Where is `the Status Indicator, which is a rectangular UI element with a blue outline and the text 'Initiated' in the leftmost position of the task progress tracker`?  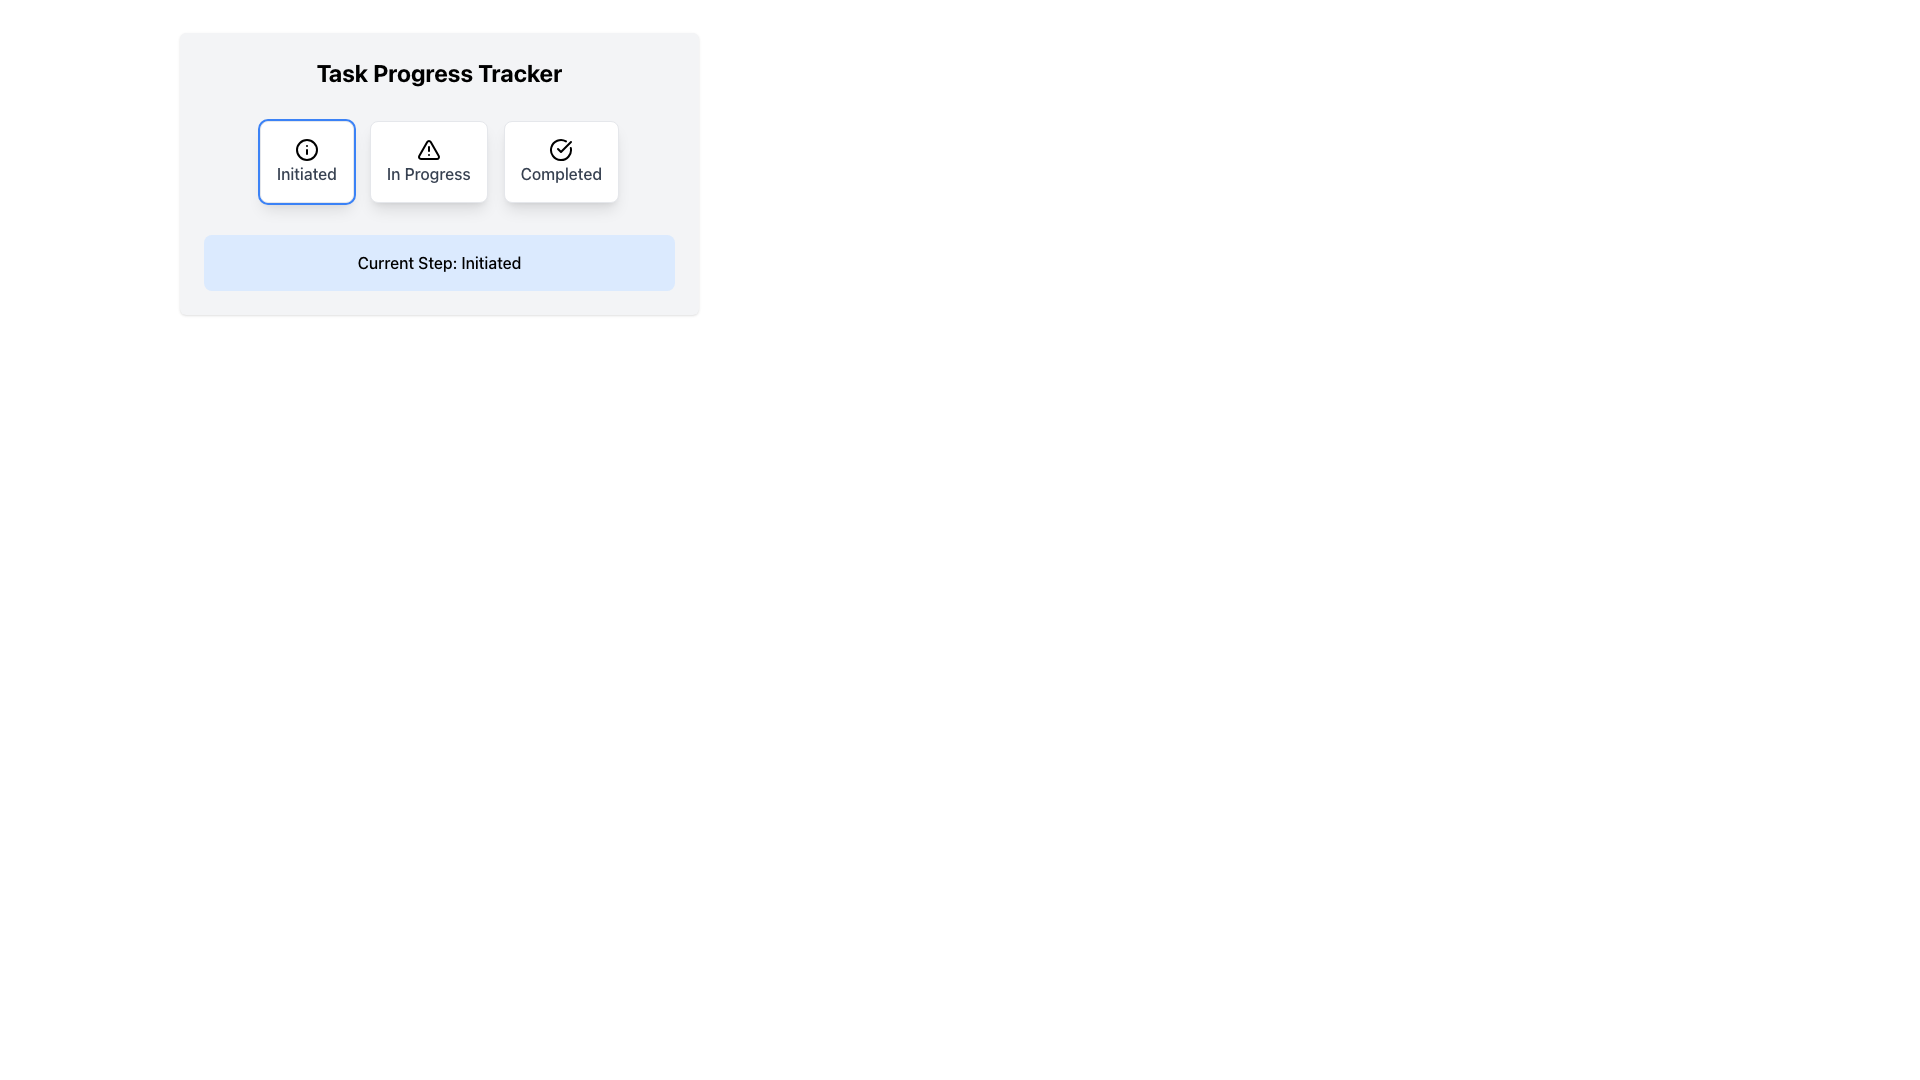
the Status Indicator, which is a rectangular UI element with a blue outline and the text 'Initiated' in the leftmost position of the task progress tracker is located at coordinates (306, 161).